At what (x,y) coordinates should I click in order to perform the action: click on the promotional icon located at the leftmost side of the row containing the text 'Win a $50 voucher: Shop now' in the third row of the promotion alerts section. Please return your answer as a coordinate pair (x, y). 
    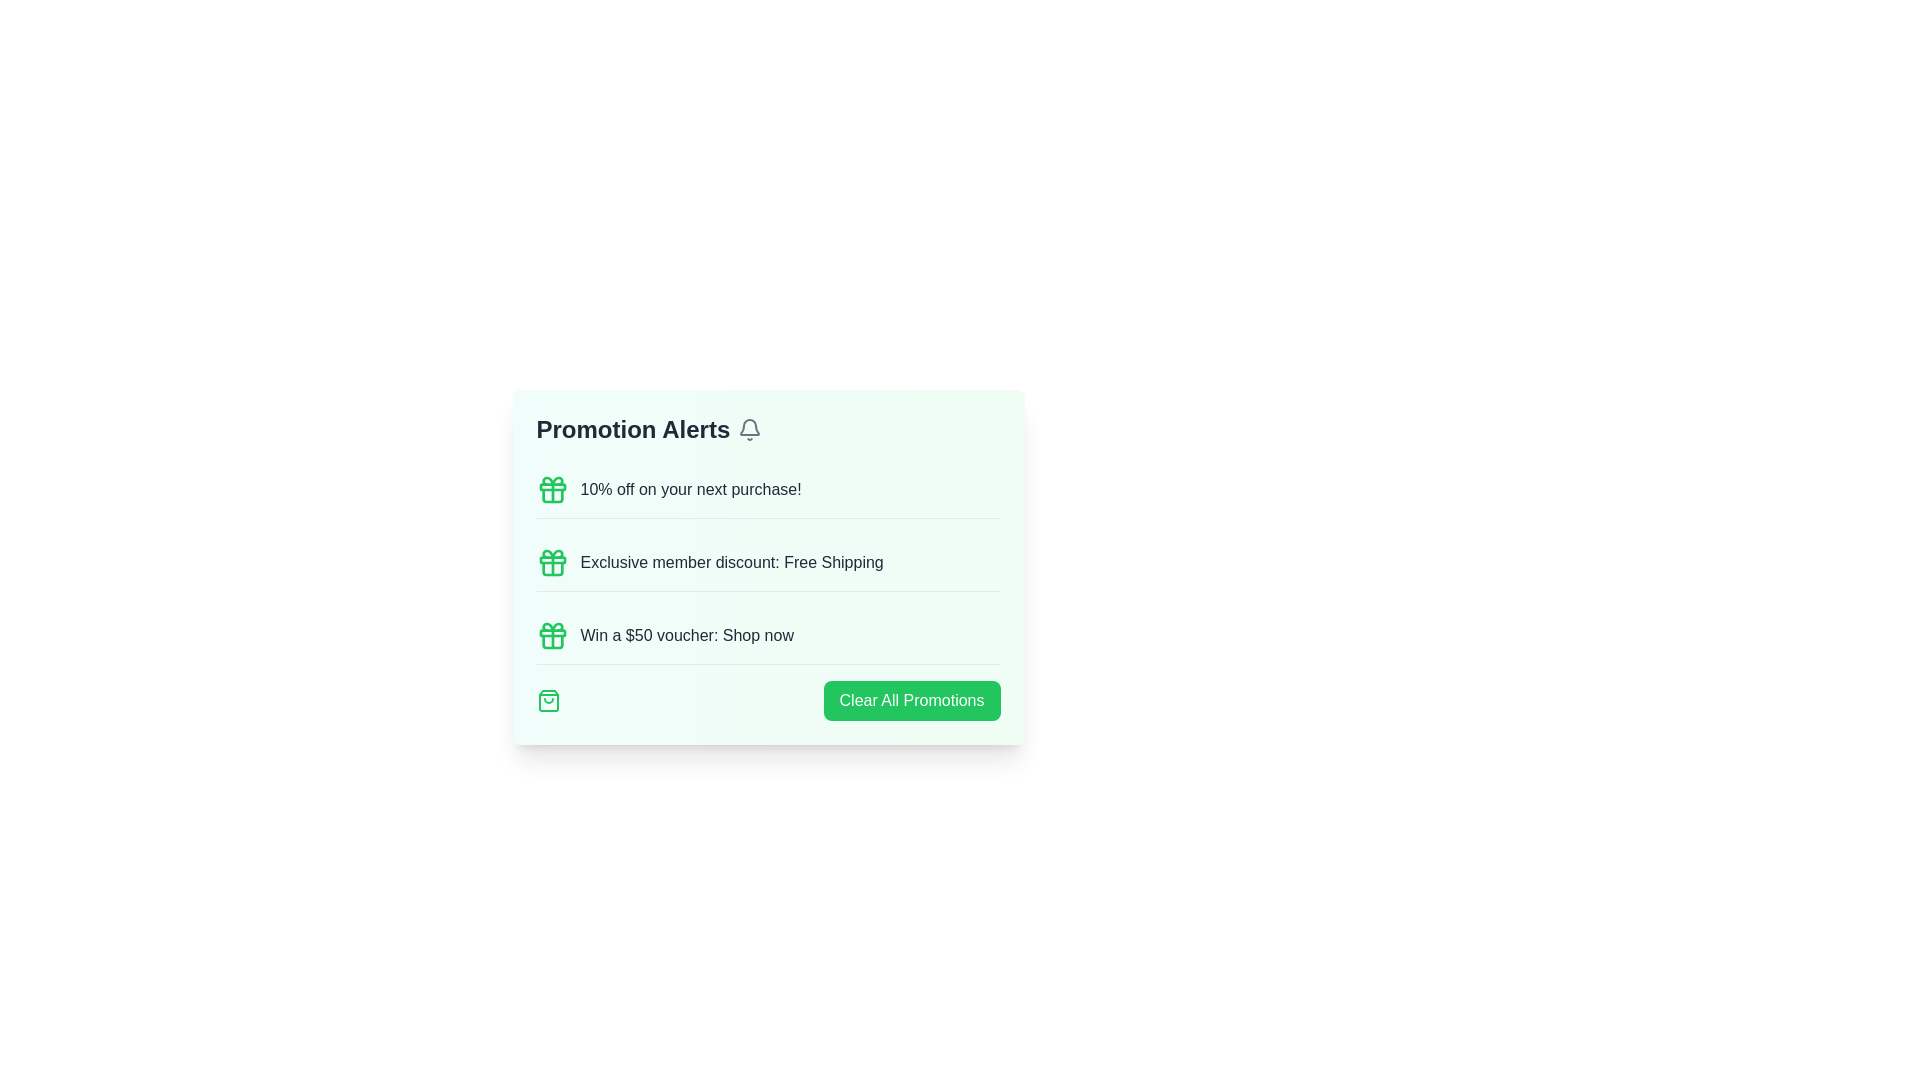
    Looking at the image, I should click on (552, 636).